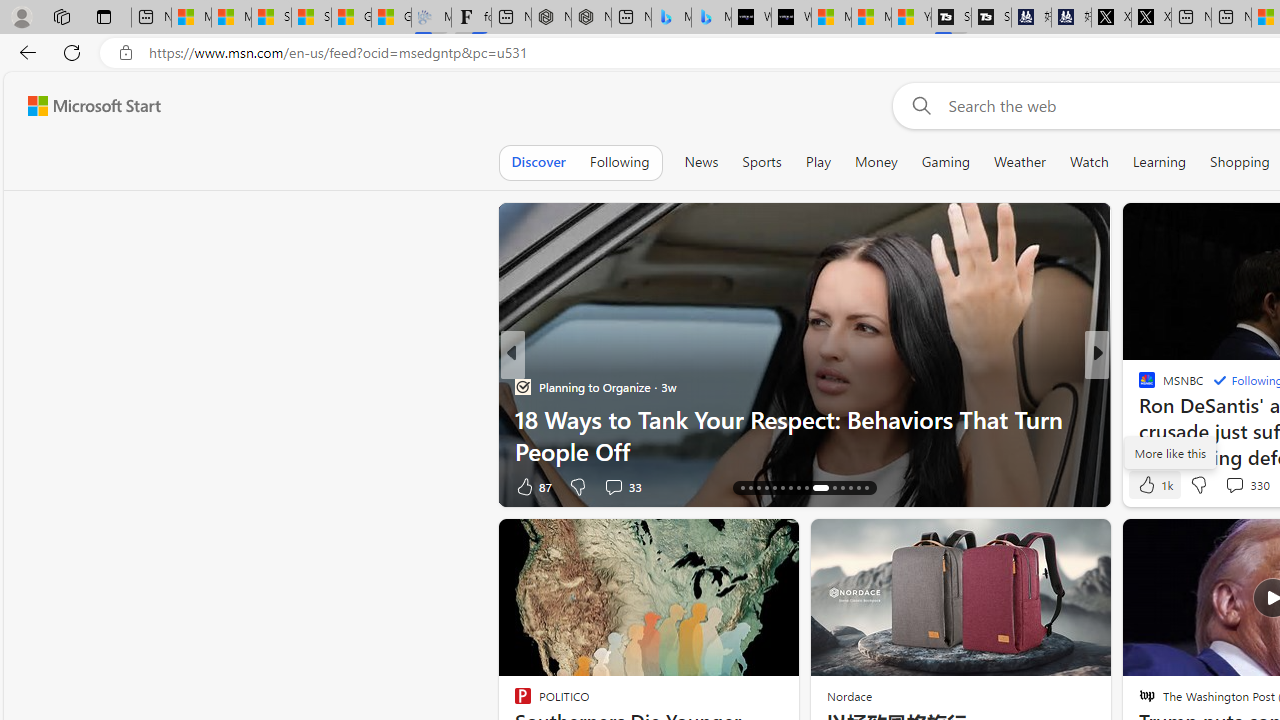 This screenshot has width=1280, height=720. I want to click on 'AutomationID: tab-22', so click(789, 488).